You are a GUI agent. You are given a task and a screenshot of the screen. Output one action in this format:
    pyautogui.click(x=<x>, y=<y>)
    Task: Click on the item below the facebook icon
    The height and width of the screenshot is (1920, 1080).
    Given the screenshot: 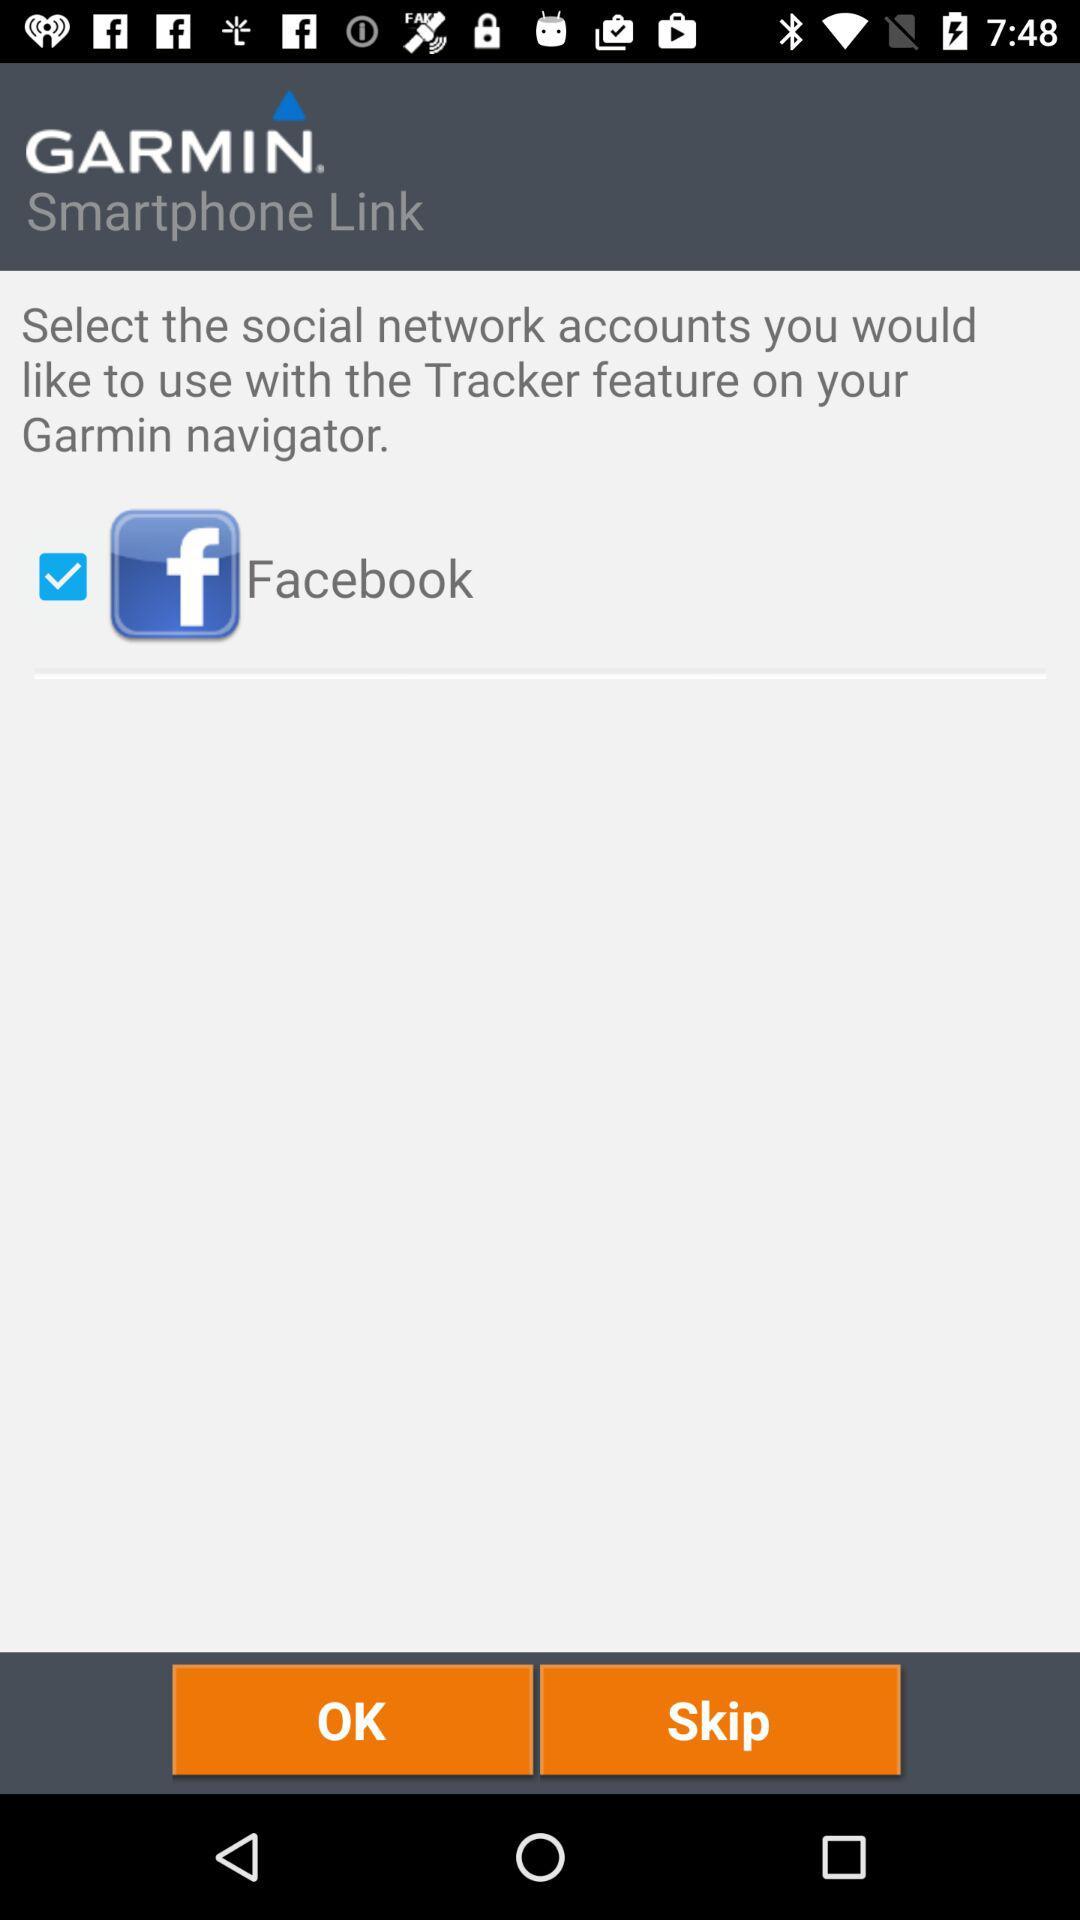 What is the action you would take?
    pyautogui.click(x=723, y=1722)
    